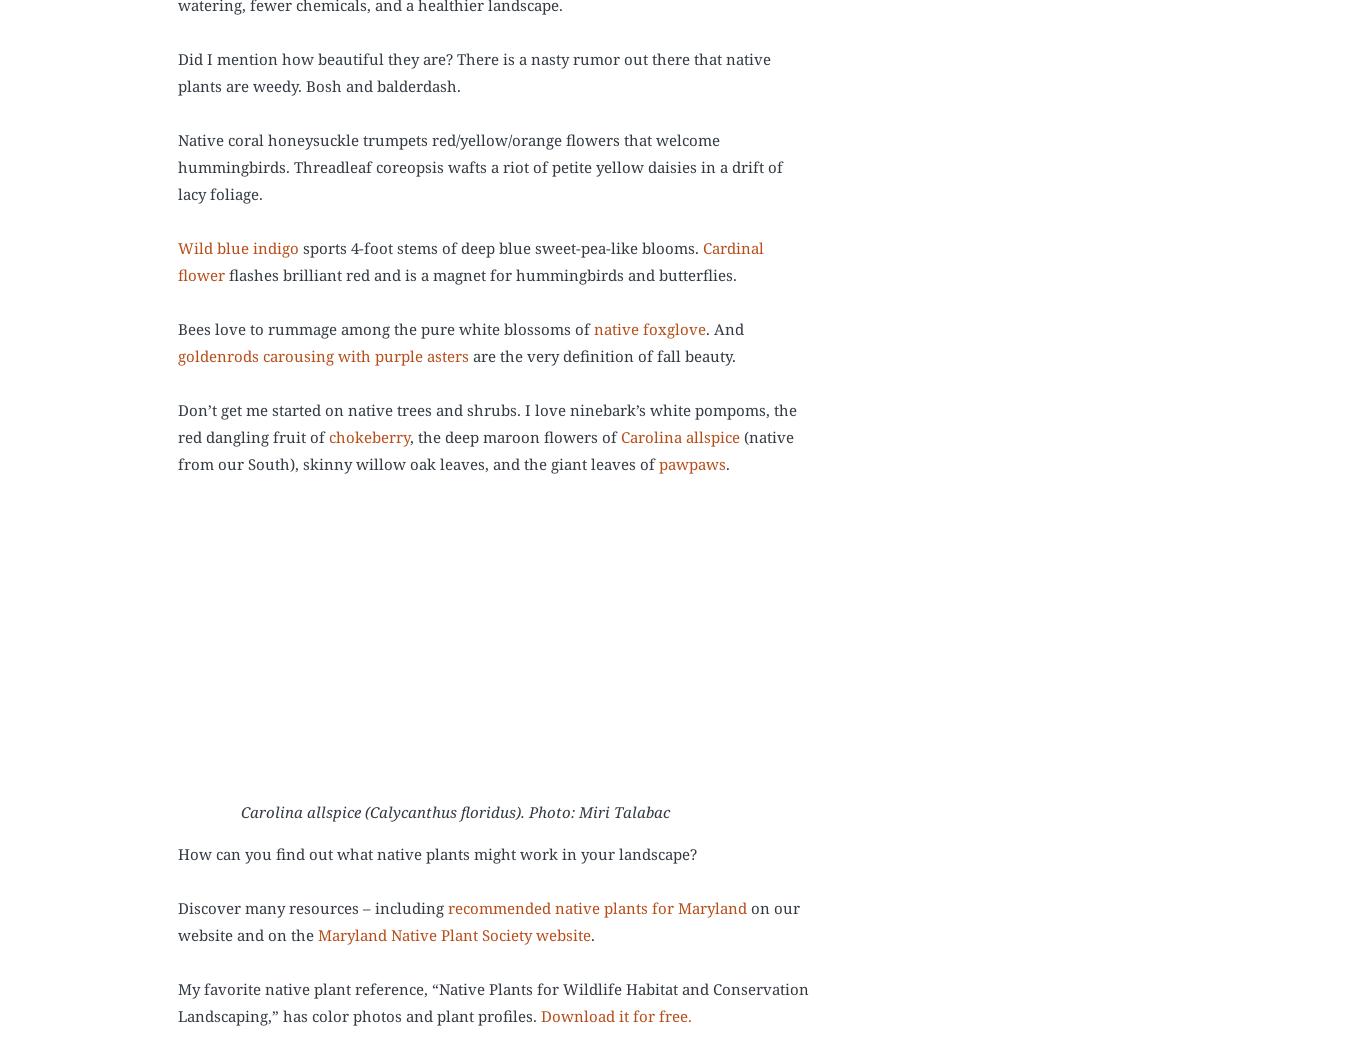 The height and width of the screenshot is (1042, 1350). Describe the element at coordinates (178, 450) in the screenshot. I see `'(native from our South), skinny willow oak leaves, and the giant leaves of'` at that location.